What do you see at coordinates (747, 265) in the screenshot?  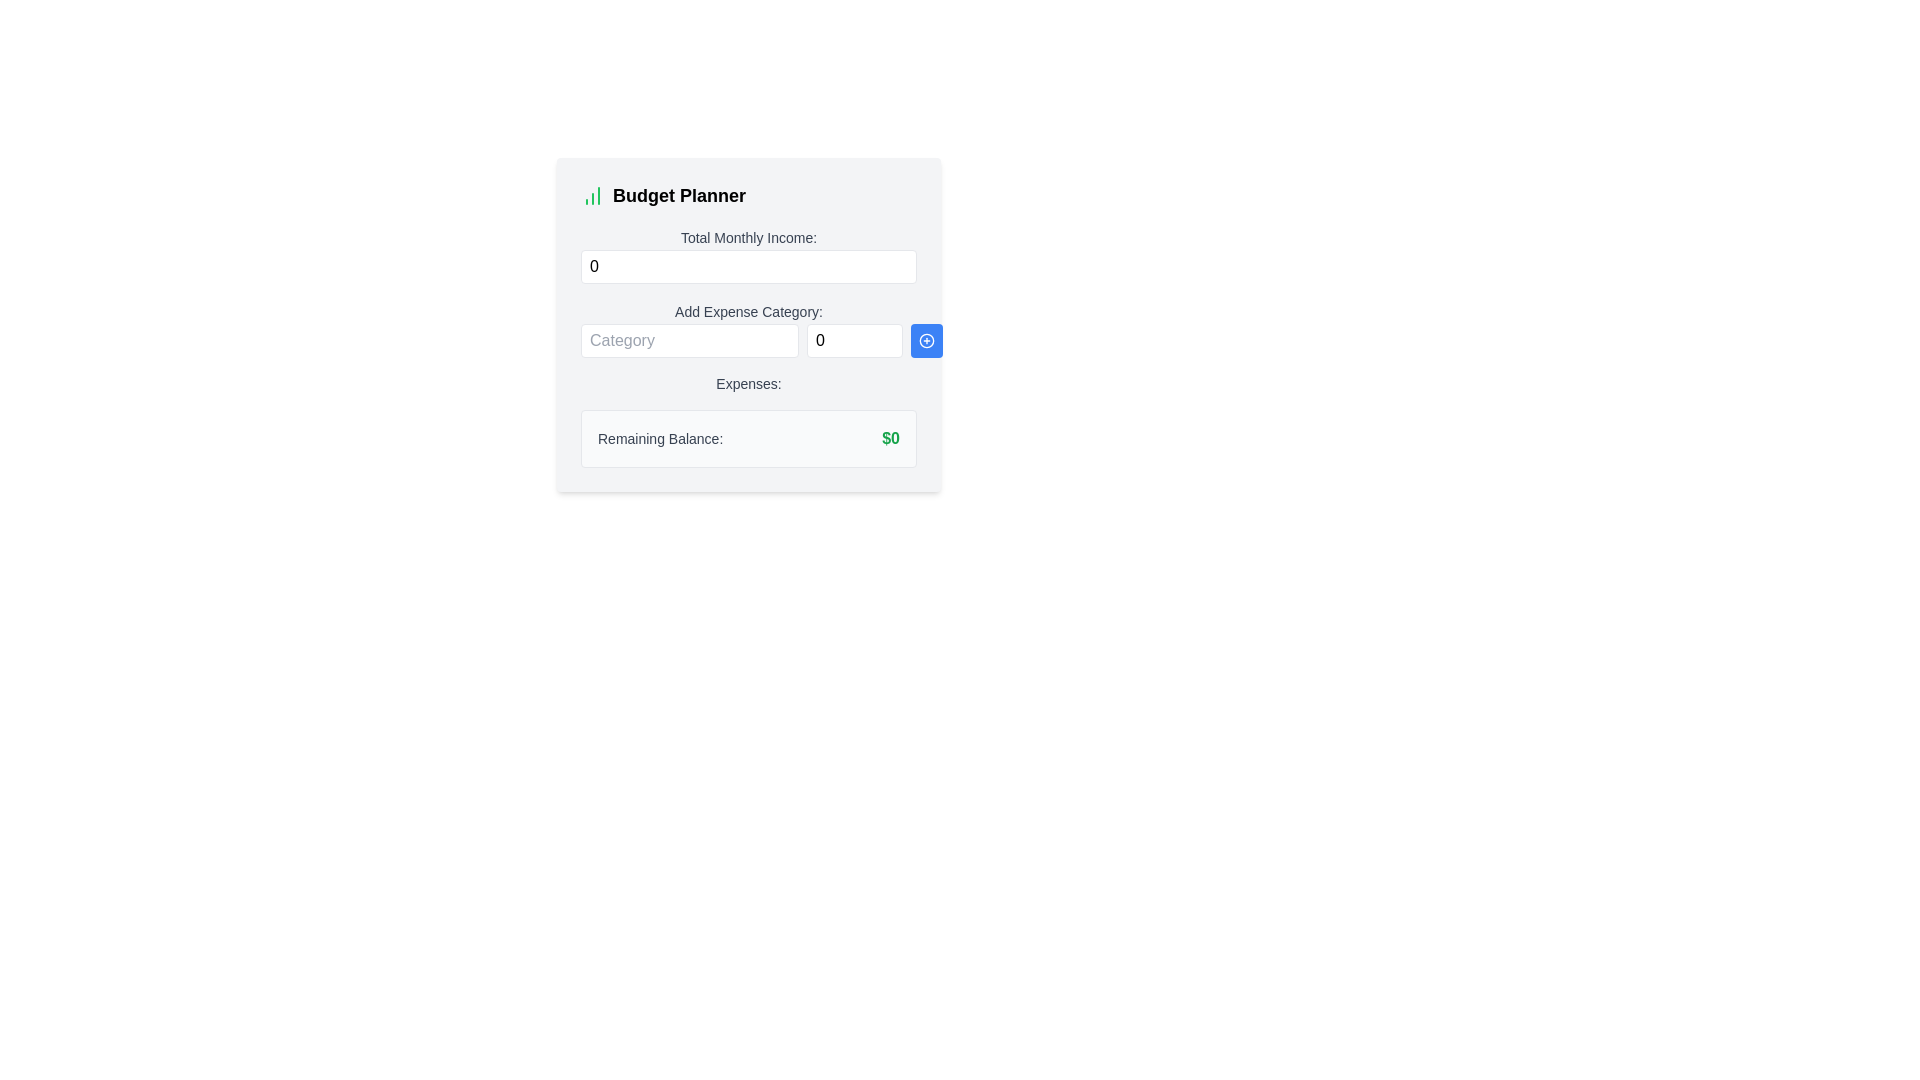 I see `the input field for total monthly income` at bounding box center [747, 265].